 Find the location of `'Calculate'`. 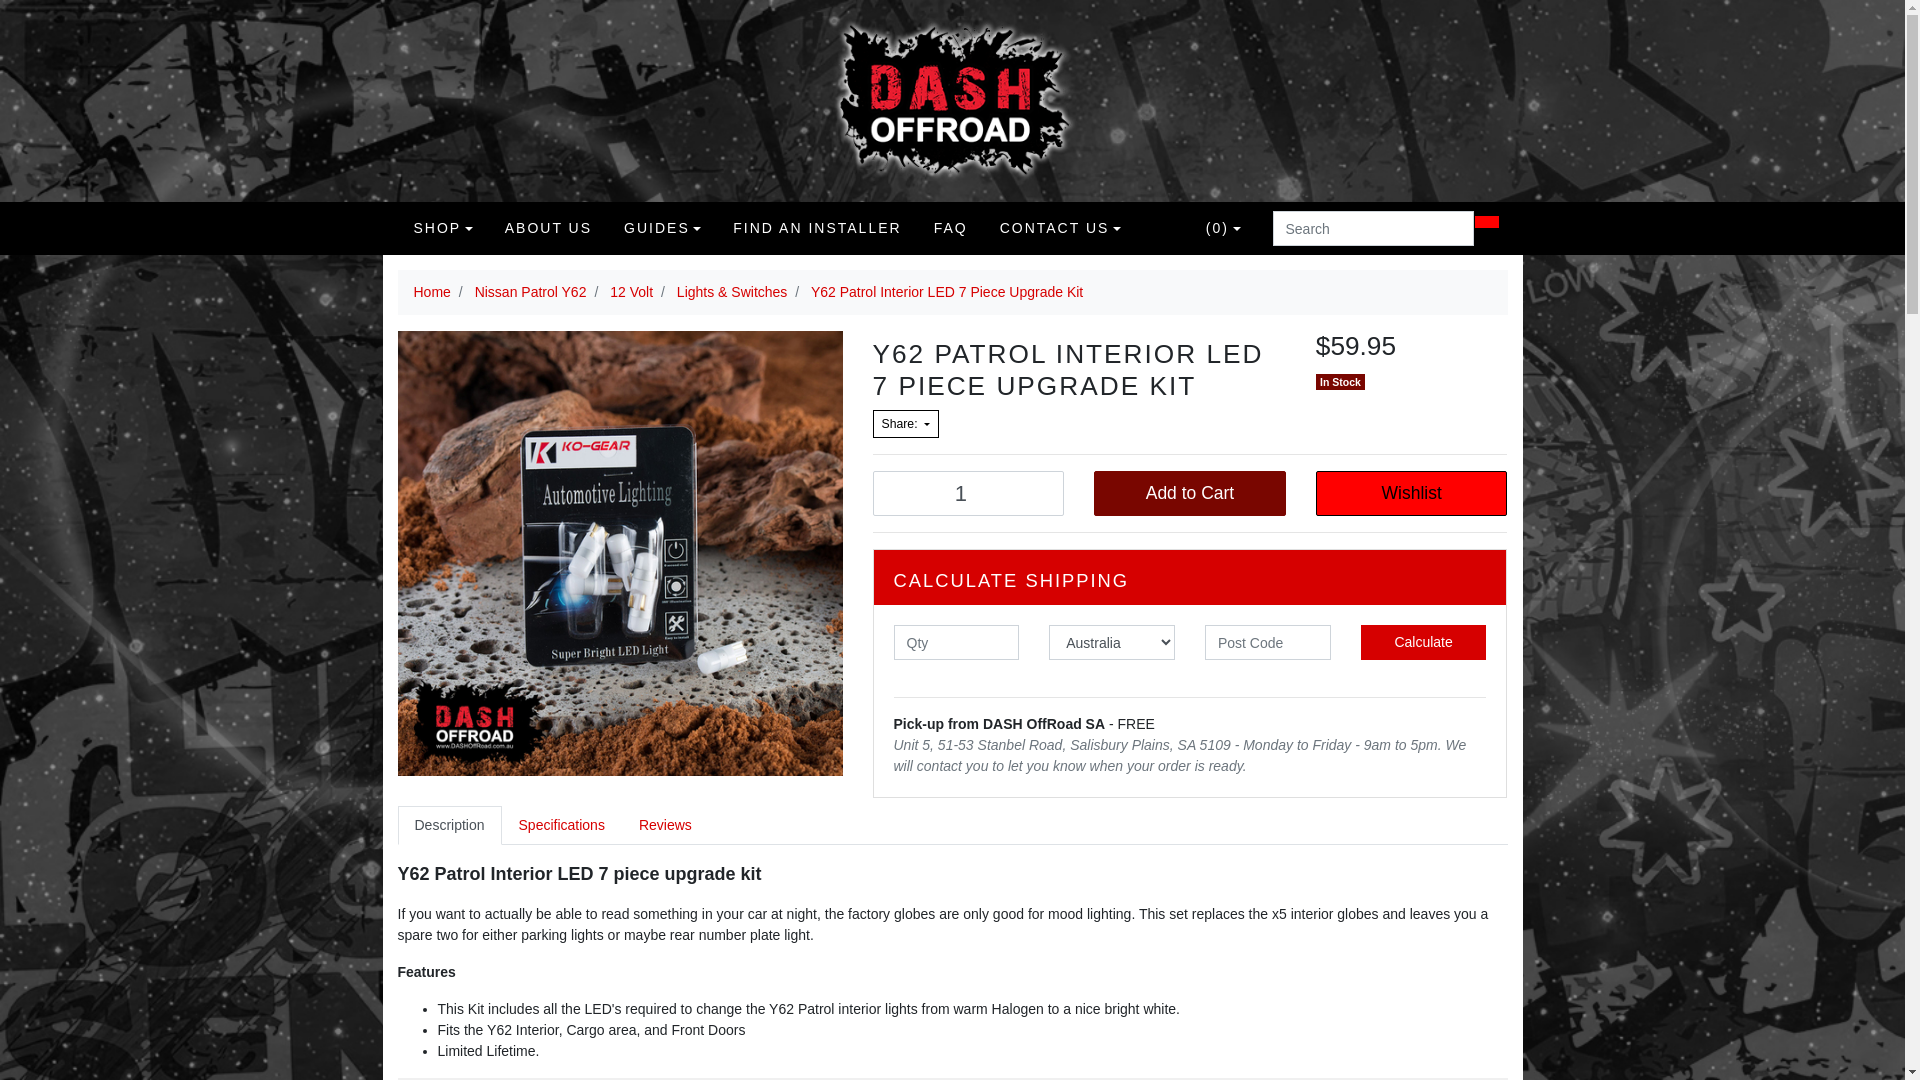

'Calculate' is located at coordinates (1360, 642).